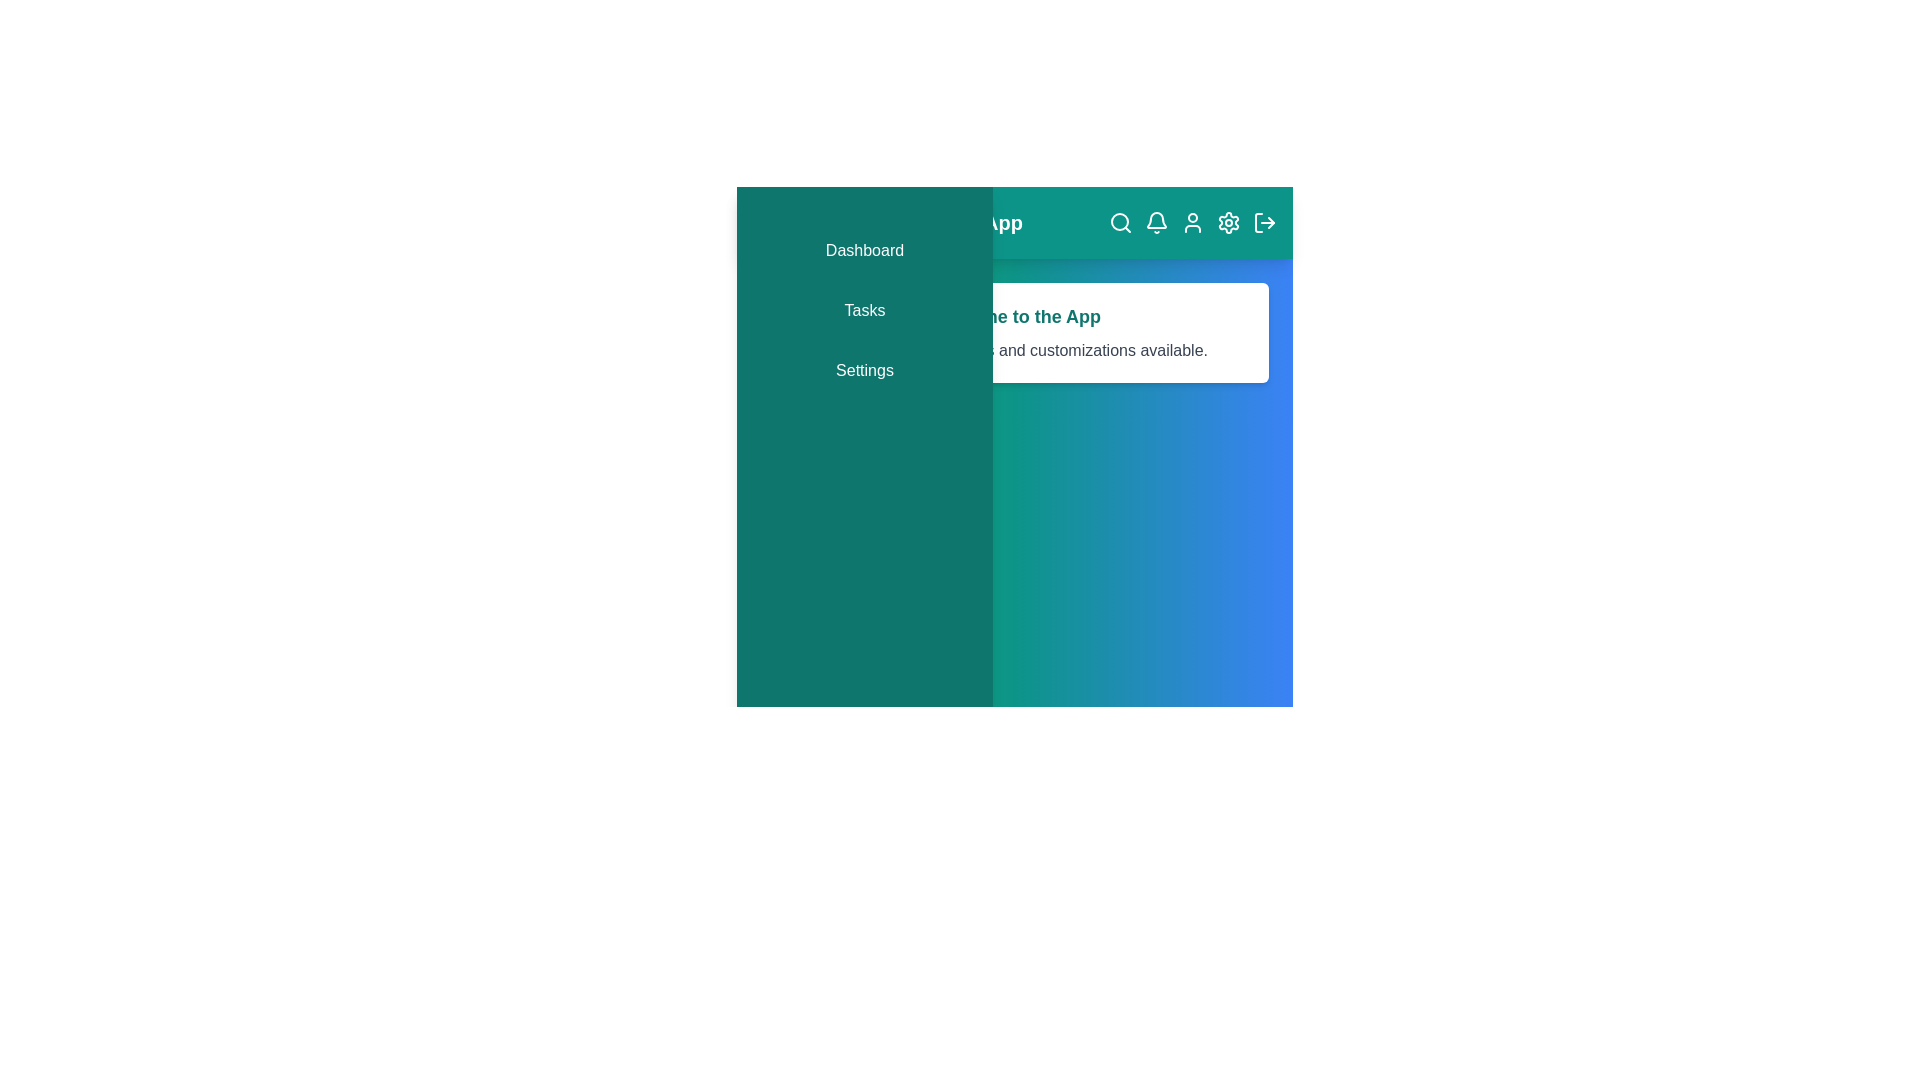  What do you see at coordinates (1227, 223) in the screenshot?
I see `the 'Settings' icon in the app bar` at bounding box center [1227, 223].